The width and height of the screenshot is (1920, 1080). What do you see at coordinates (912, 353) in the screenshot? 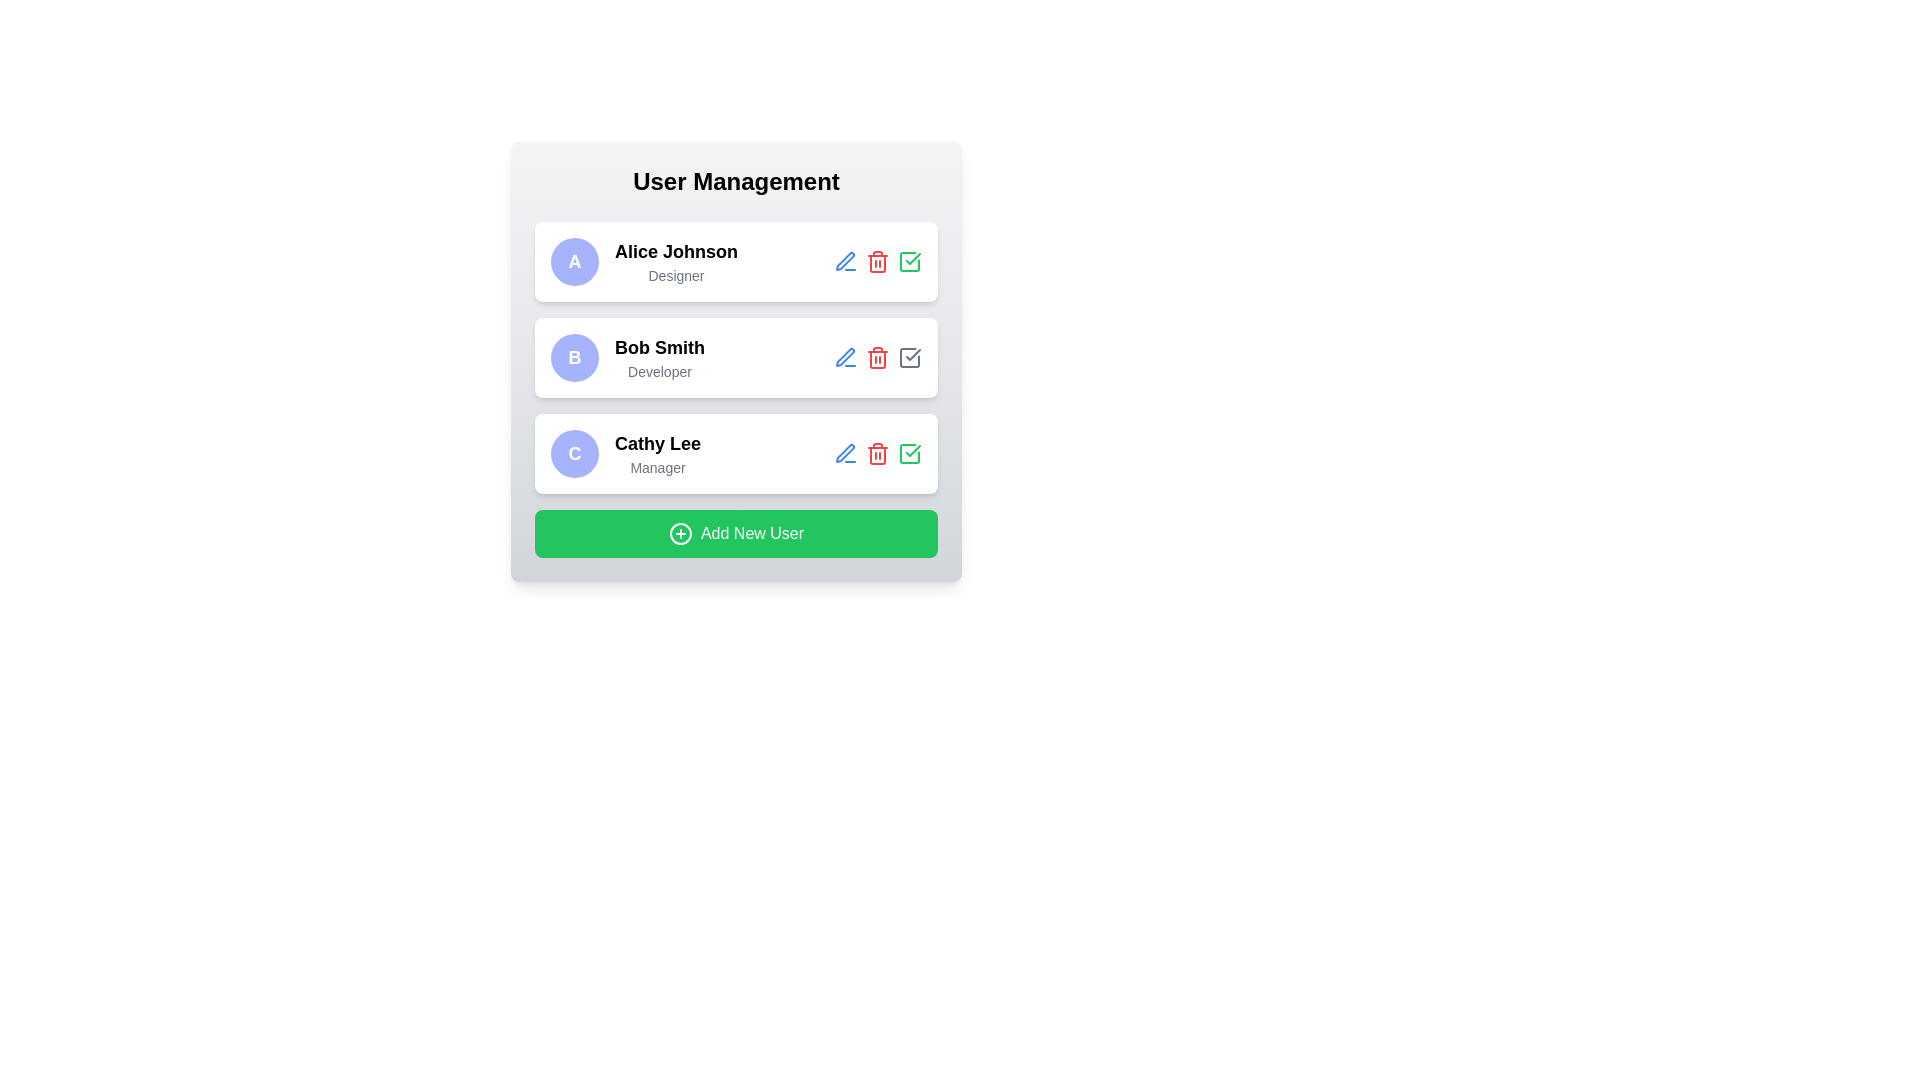
I see `the confirmation icon next to 'Alice Johnson' in the control panel for more information` at bounding box center [912, 353].